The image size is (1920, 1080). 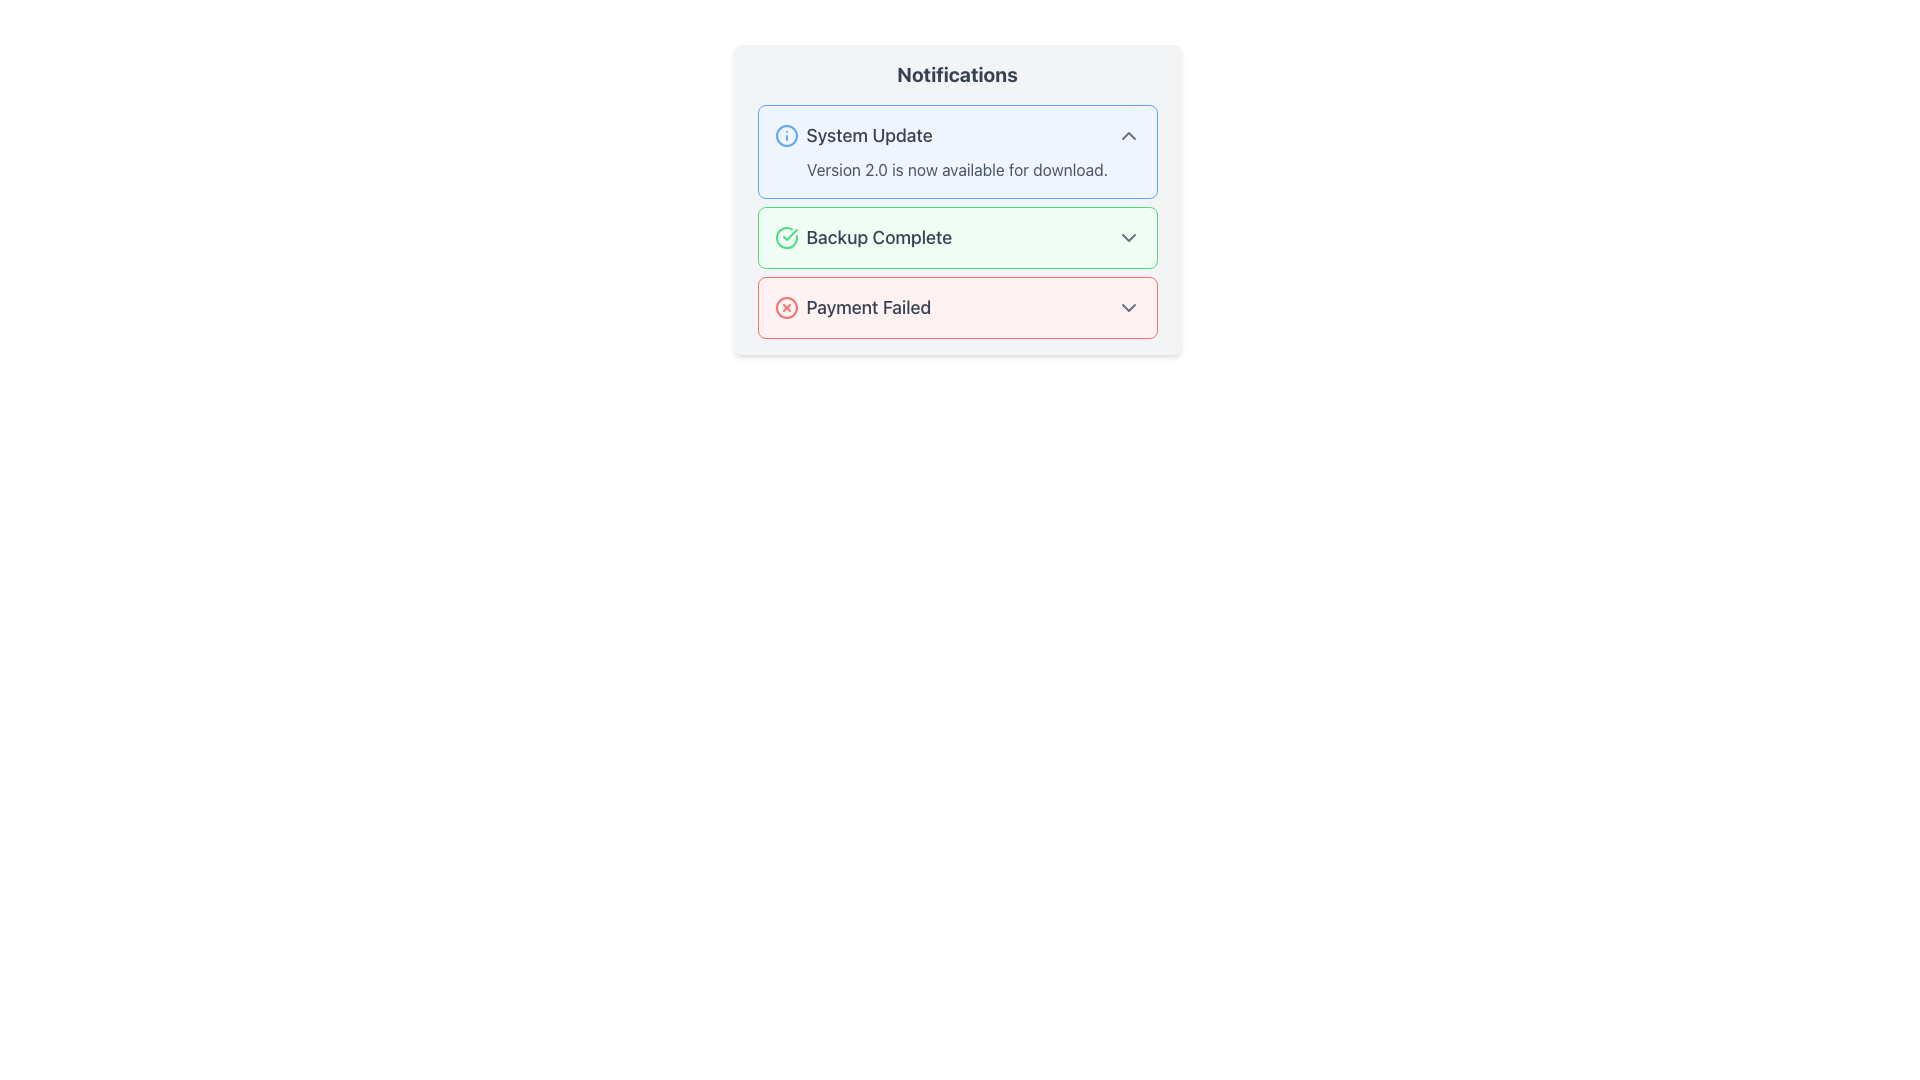 I want to click on the Notification Card that has a red border and light red background, displaying 'Payment Failed' in bold text, located below the 'Backup Complete' card, so click(x=956, y=308).